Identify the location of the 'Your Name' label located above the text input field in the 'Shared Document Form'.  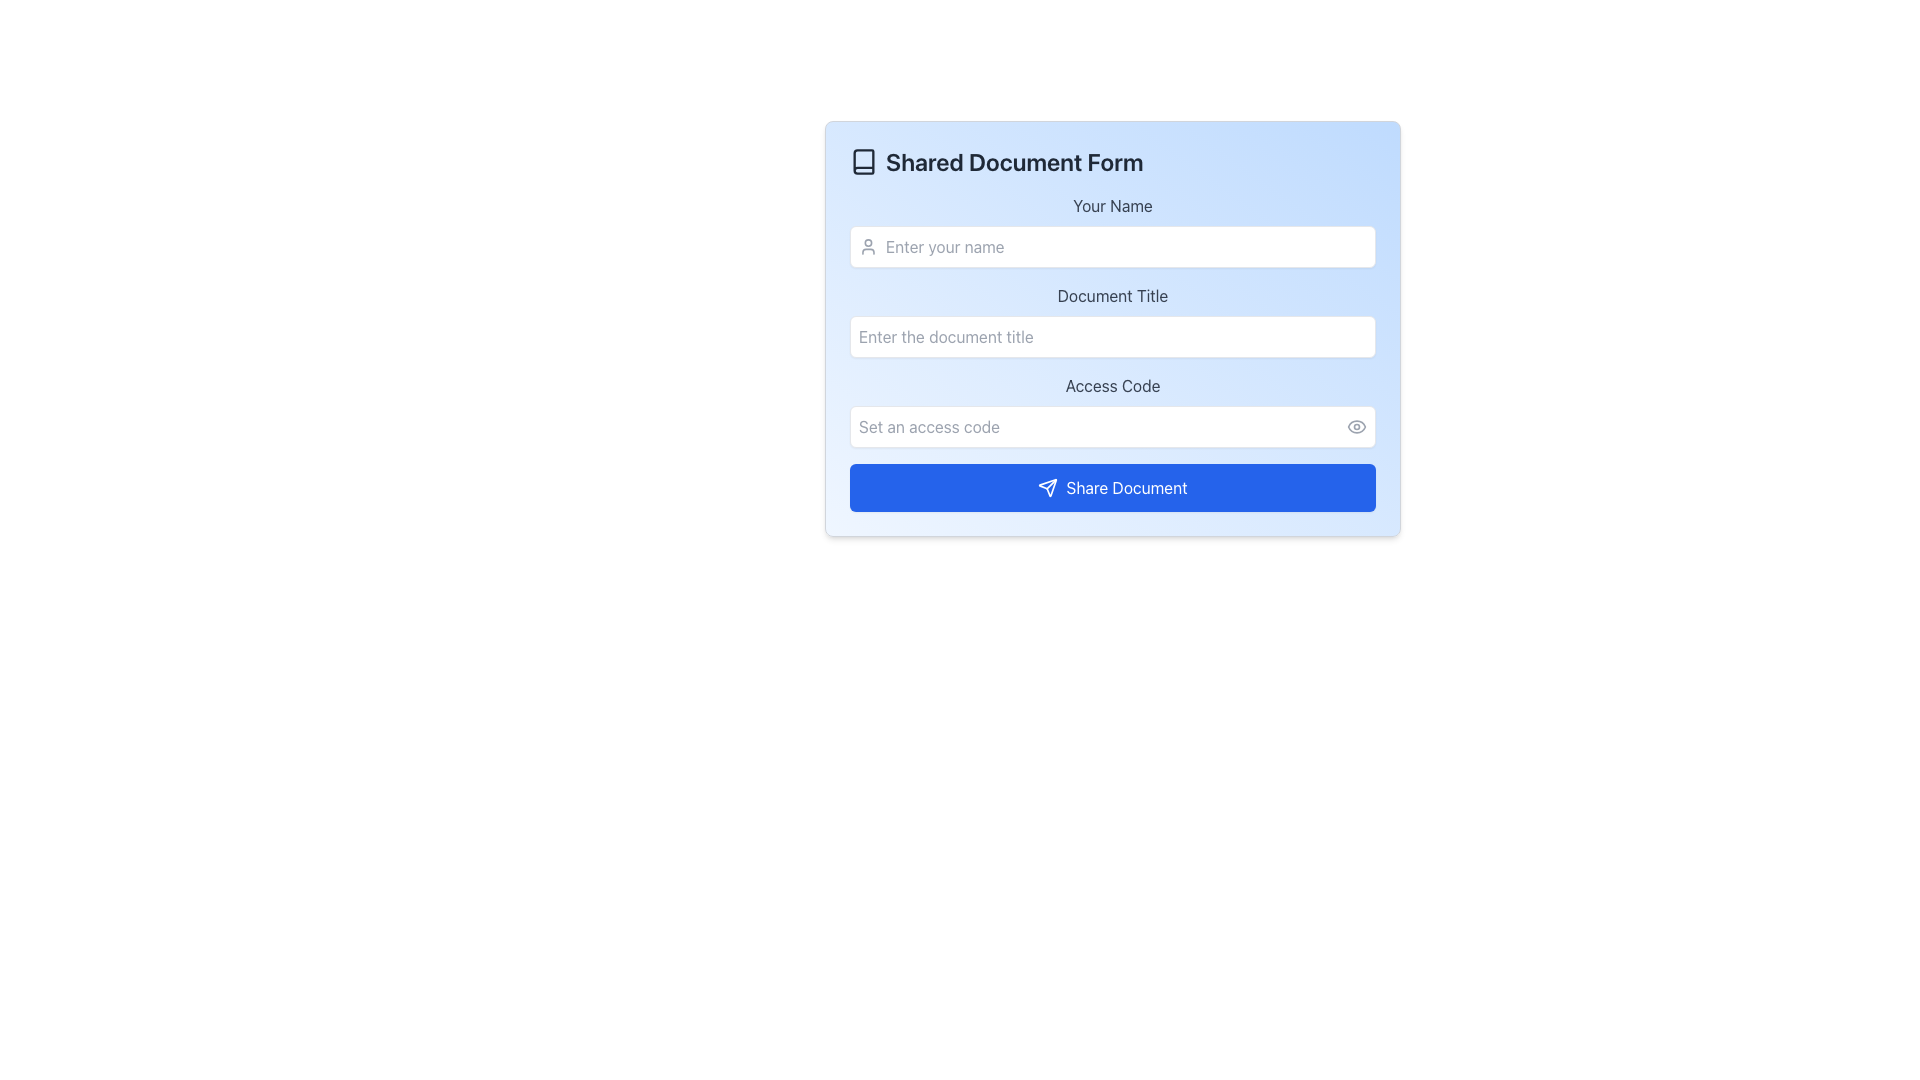
(1112, 230).